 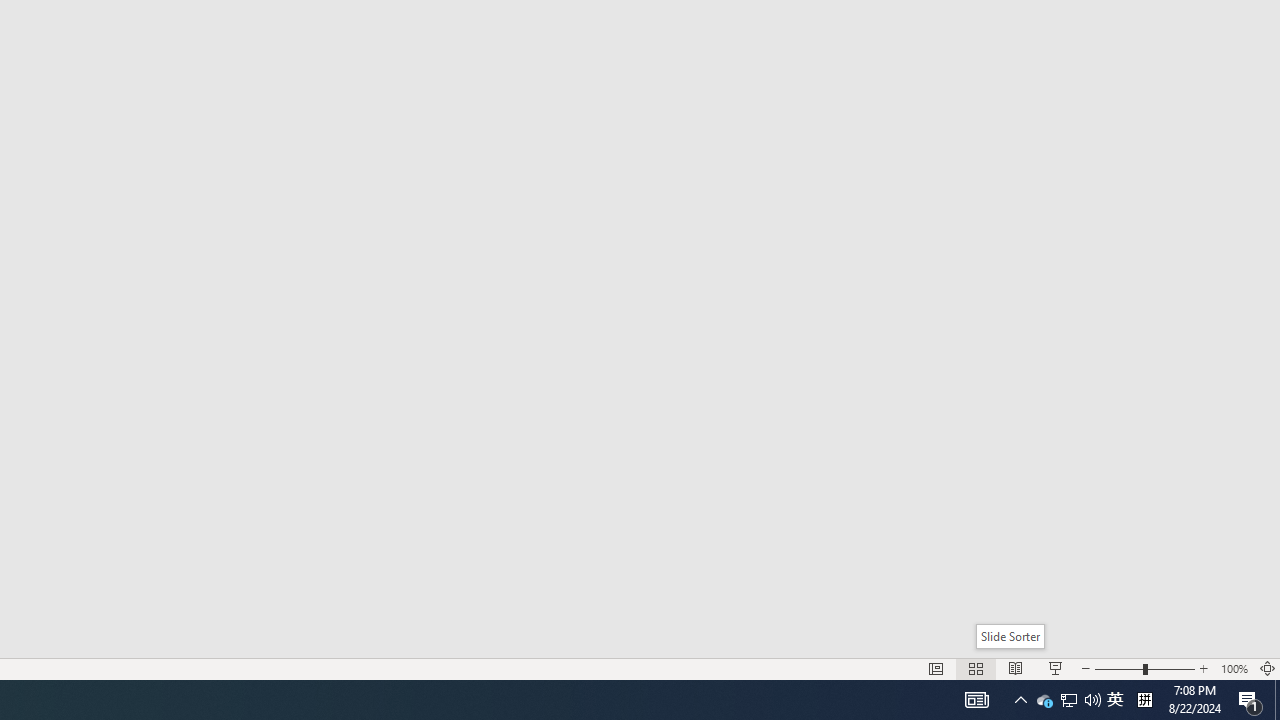 What do you see at coordinates (1009, 636) in the screenshot?
I see `'Slide Sorter'` at bounding box center [1009, 636].